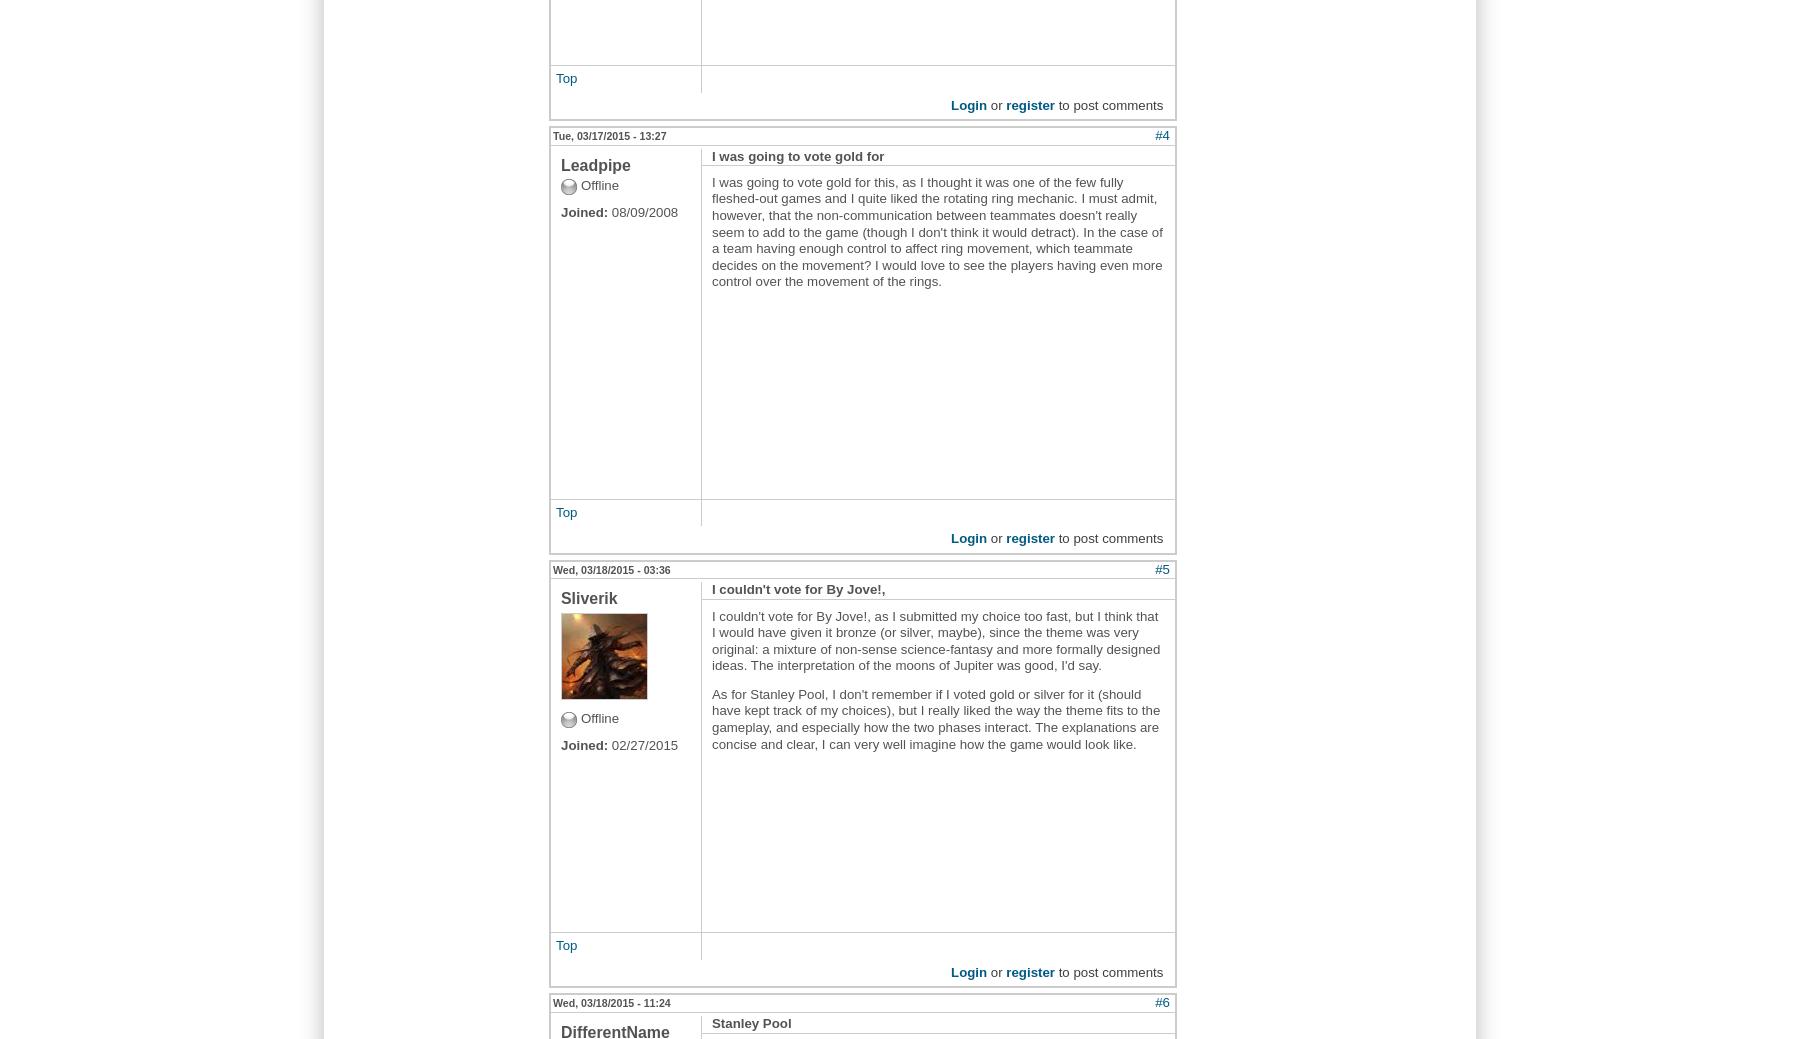 The image size is (1800, 1039). I want to click on 'I couldn't vote for By Jove!, as I submitted my choice too fast, but I think that I would have given it bronze (or silver, maybe), since the theme was very original: a mixture of non-sense science-fantasy and more formally designed ideas. The interpretation of the moons of Jupiter was good, I'd say.', so click(935, 640).